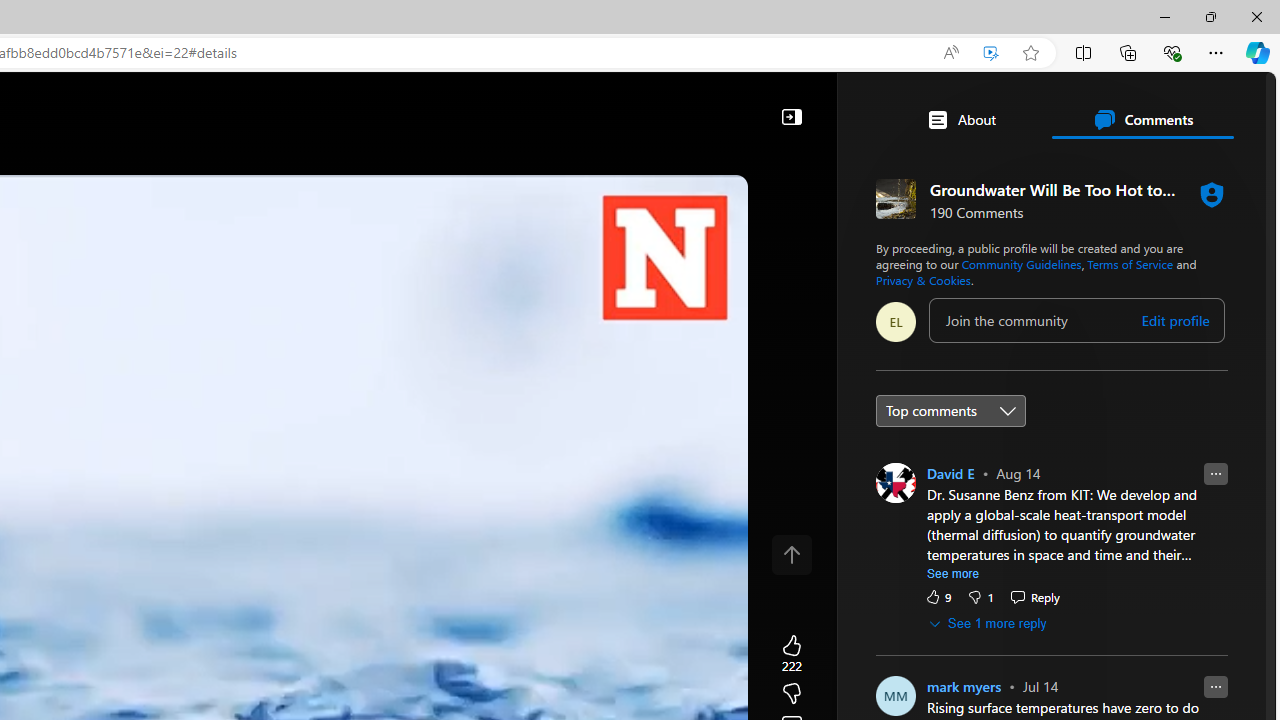  What do you see at coordinates (991, 52) in the screenshot?
I see `'Enhance video'` at bounding box center [991, 52].